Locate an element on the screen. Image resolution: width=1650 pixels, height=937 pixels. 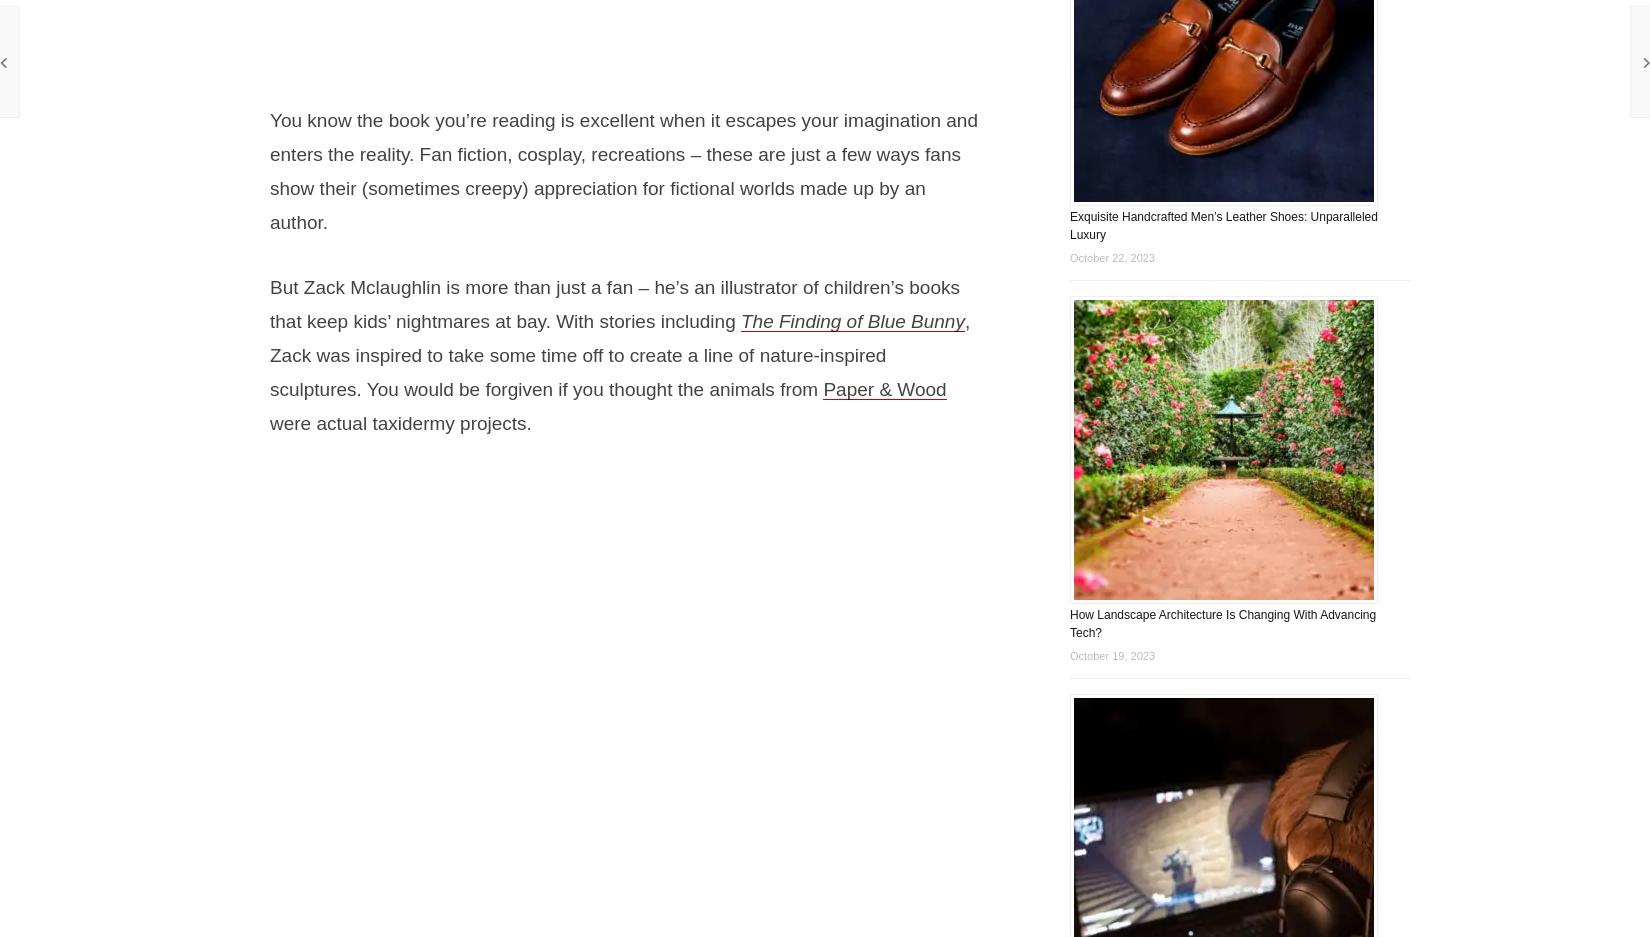
'But Zack Mclaughlin is more than just a fan – he’s an illustrator of children’s books that keep kids’ nightmares at bay. With stories including' is located at coordinates (612, 303).